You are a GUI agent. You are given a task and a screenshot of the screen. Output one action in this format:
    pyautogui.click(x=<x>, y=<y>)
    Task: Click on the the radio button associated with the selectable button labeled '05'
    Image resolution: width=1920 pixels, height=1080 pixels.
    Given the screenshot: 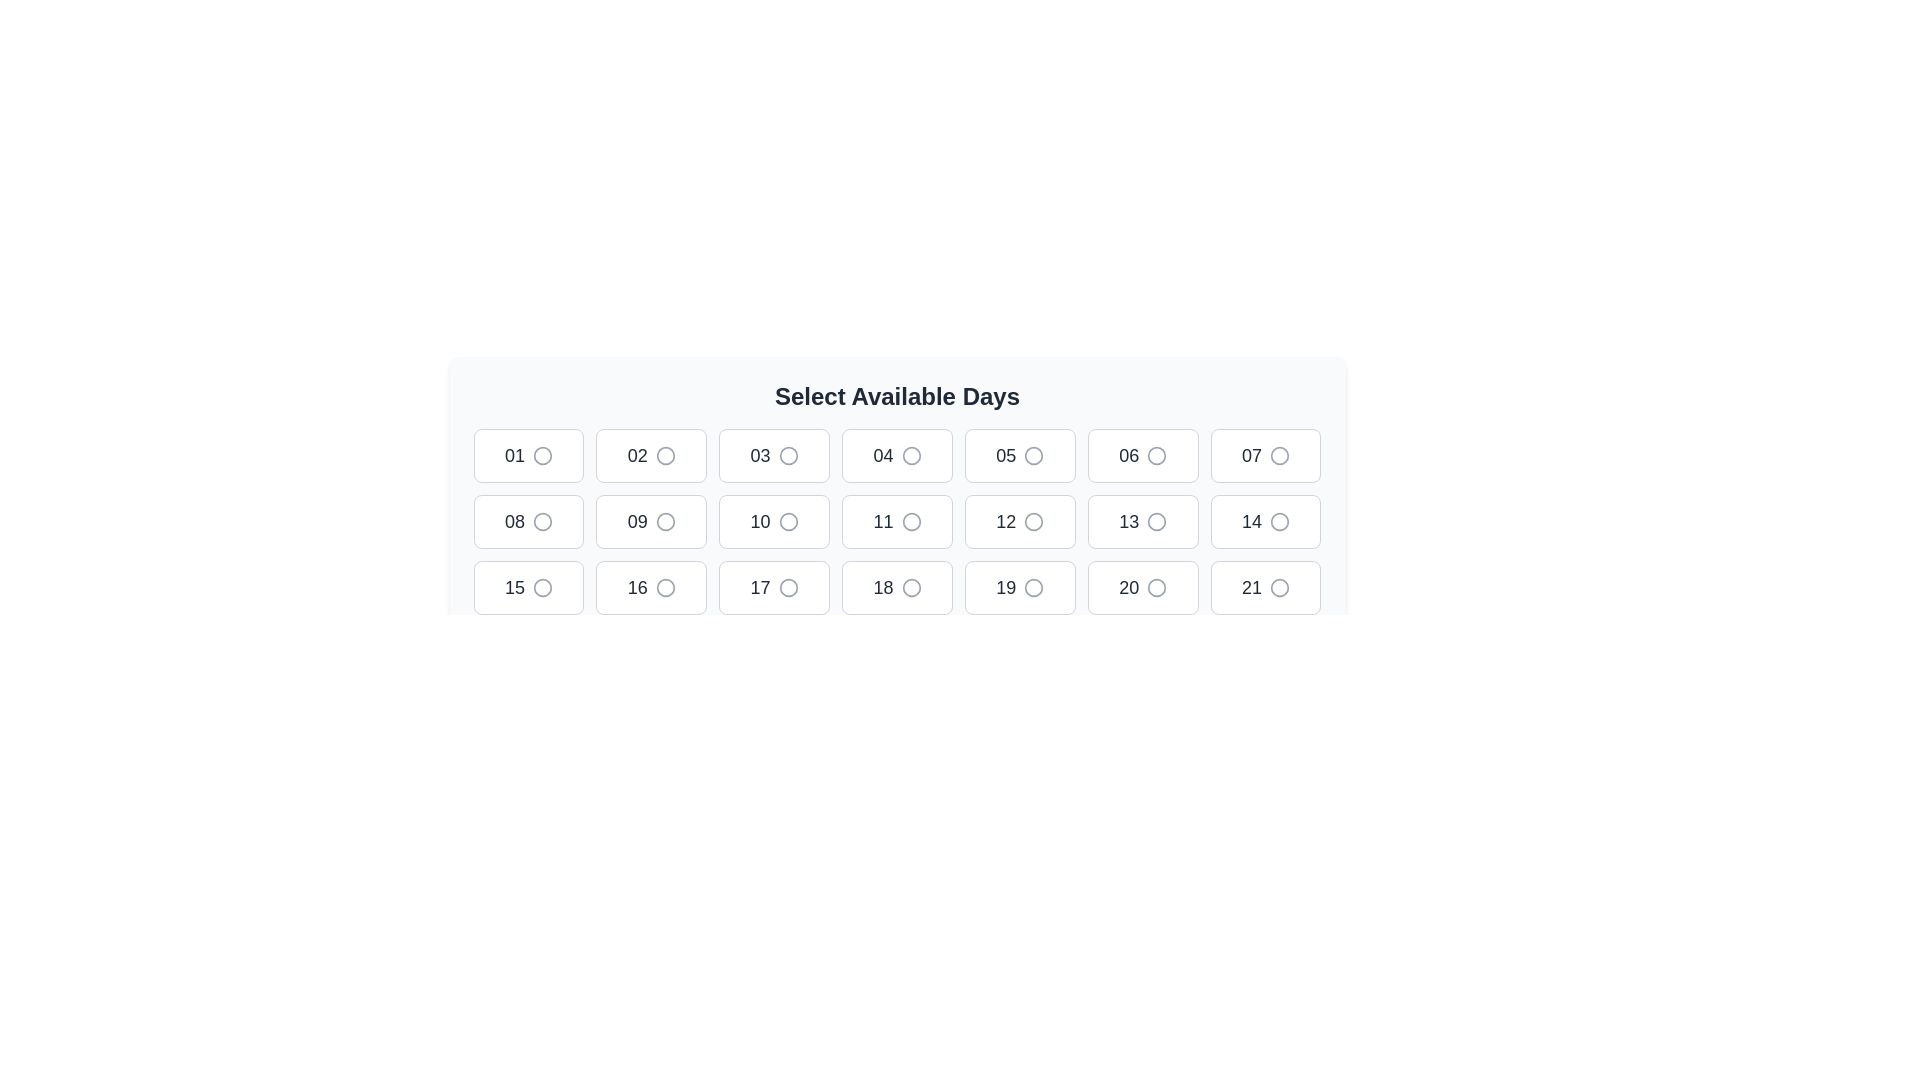 What is the action you would take?
    pyautogui.click(x=1020, y=455)
    